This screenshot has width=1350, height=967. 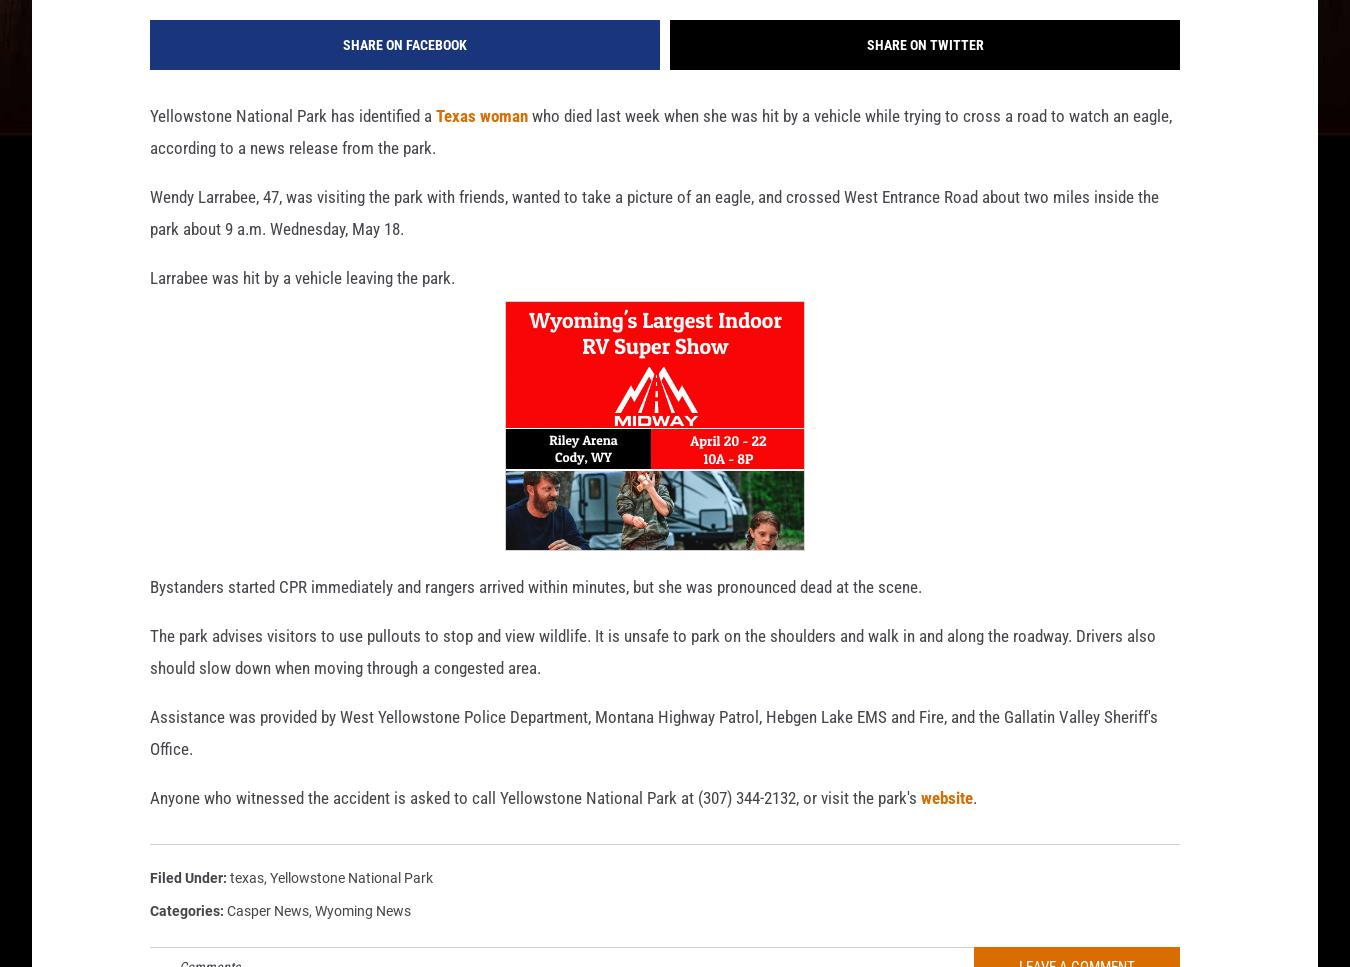 I want to click on 'Filed Under', so click(x=186, y=910).